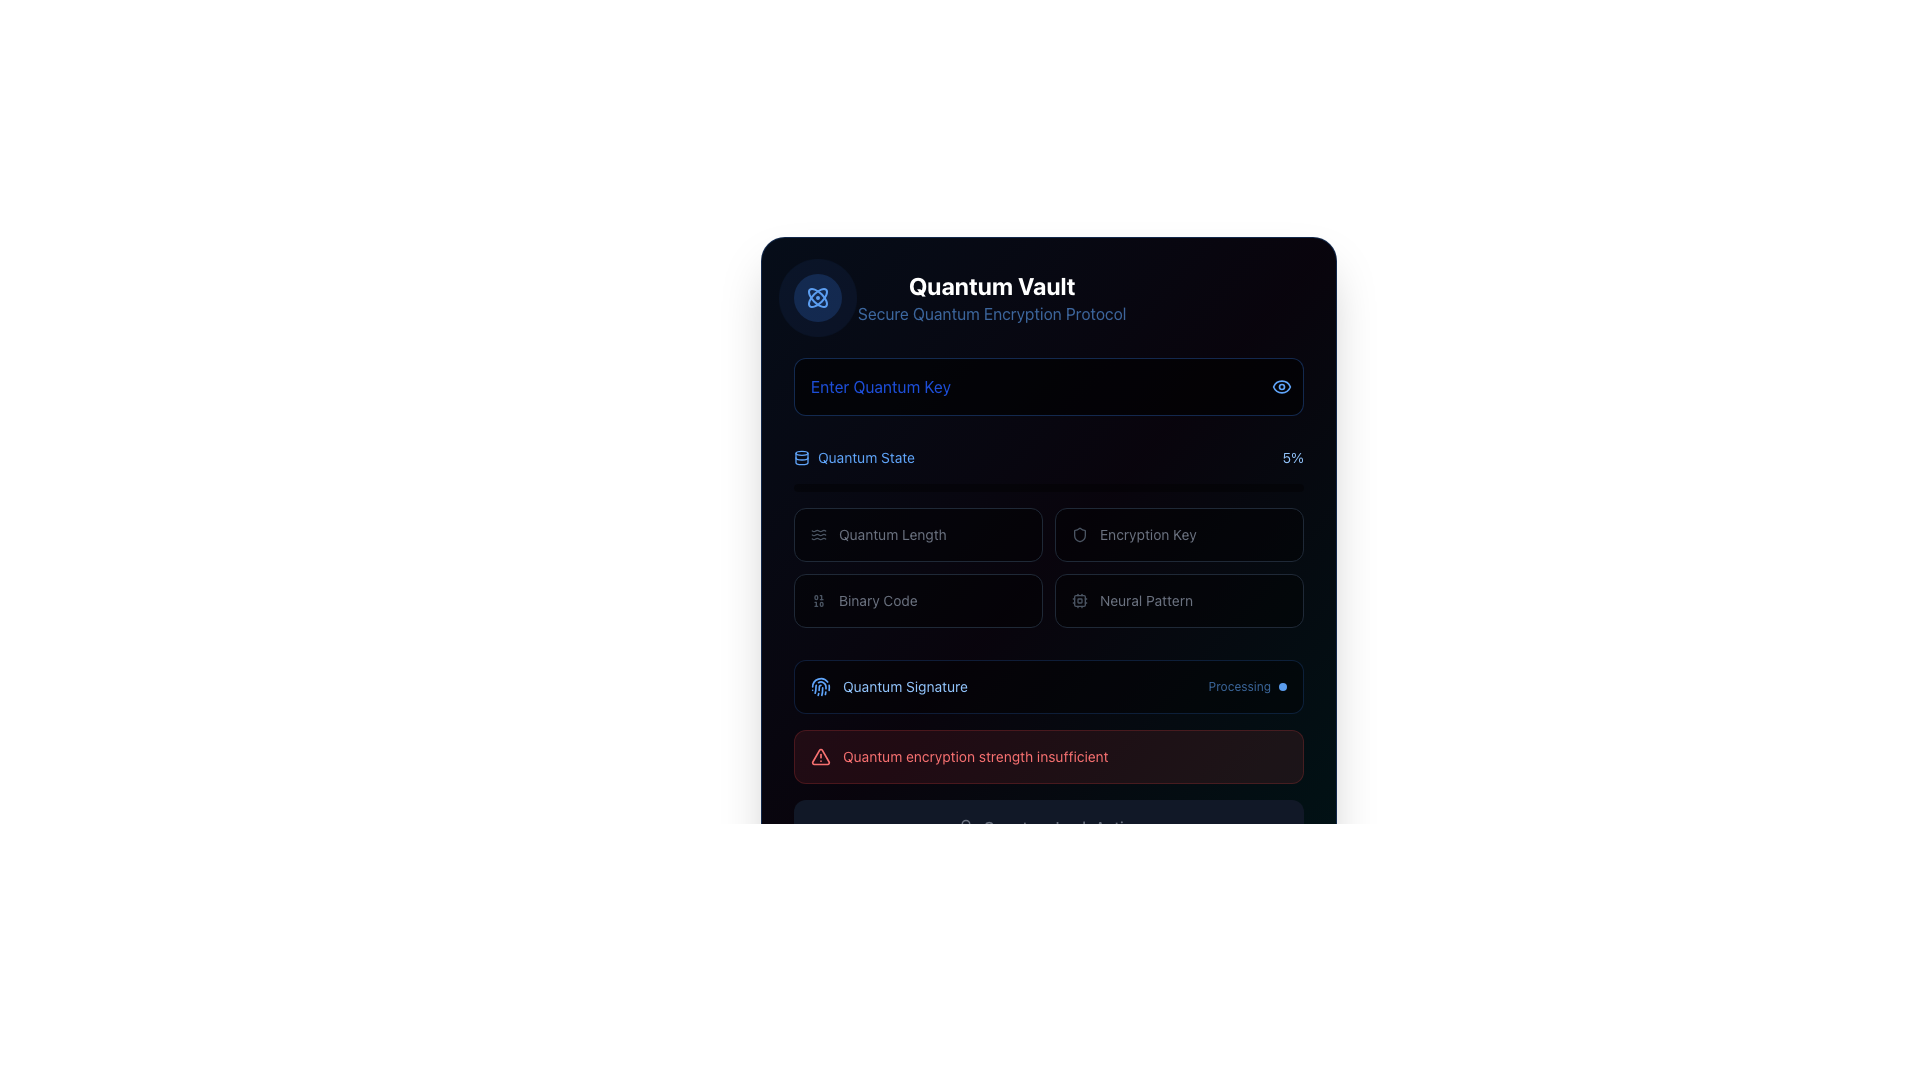  I want to click on the wave-like icon located within the button labeled 'Quantum Length' in the top-left quadrant of the button's interior, so click(819, 534).